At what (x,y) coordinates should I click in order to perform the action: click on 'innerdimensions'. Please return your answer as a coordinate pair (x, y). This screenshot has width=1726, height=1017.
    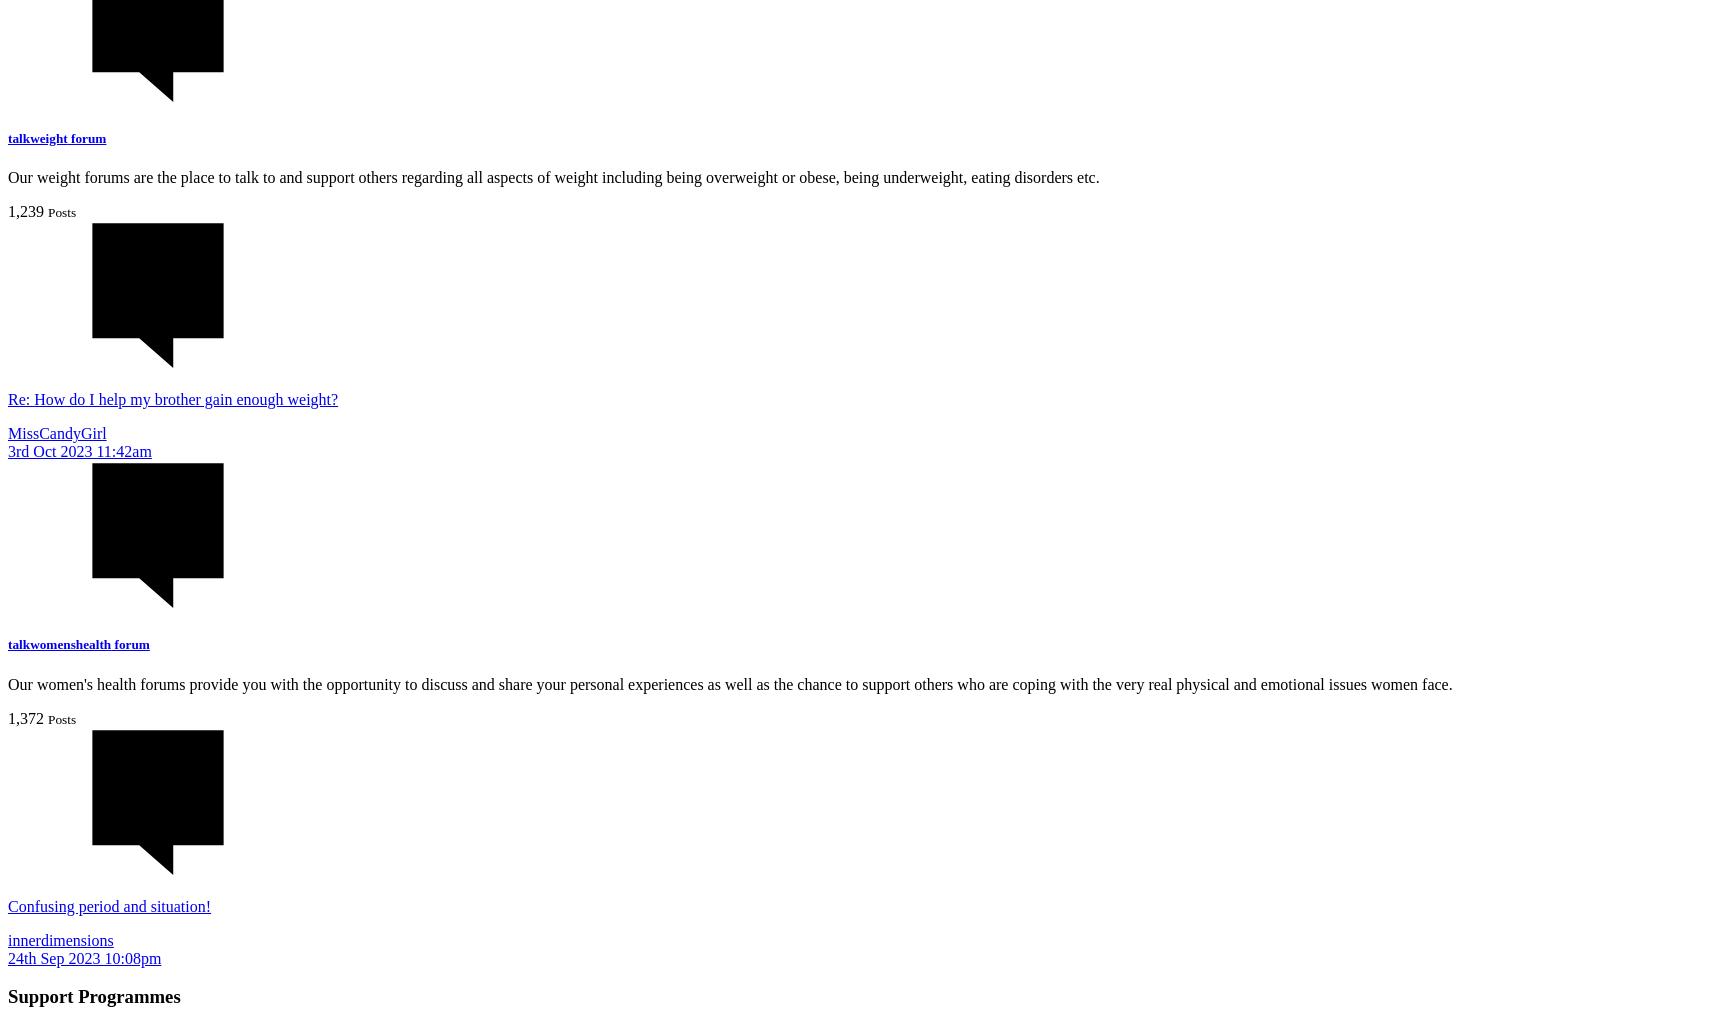
    Looking at the image, I should click on (60, 938).